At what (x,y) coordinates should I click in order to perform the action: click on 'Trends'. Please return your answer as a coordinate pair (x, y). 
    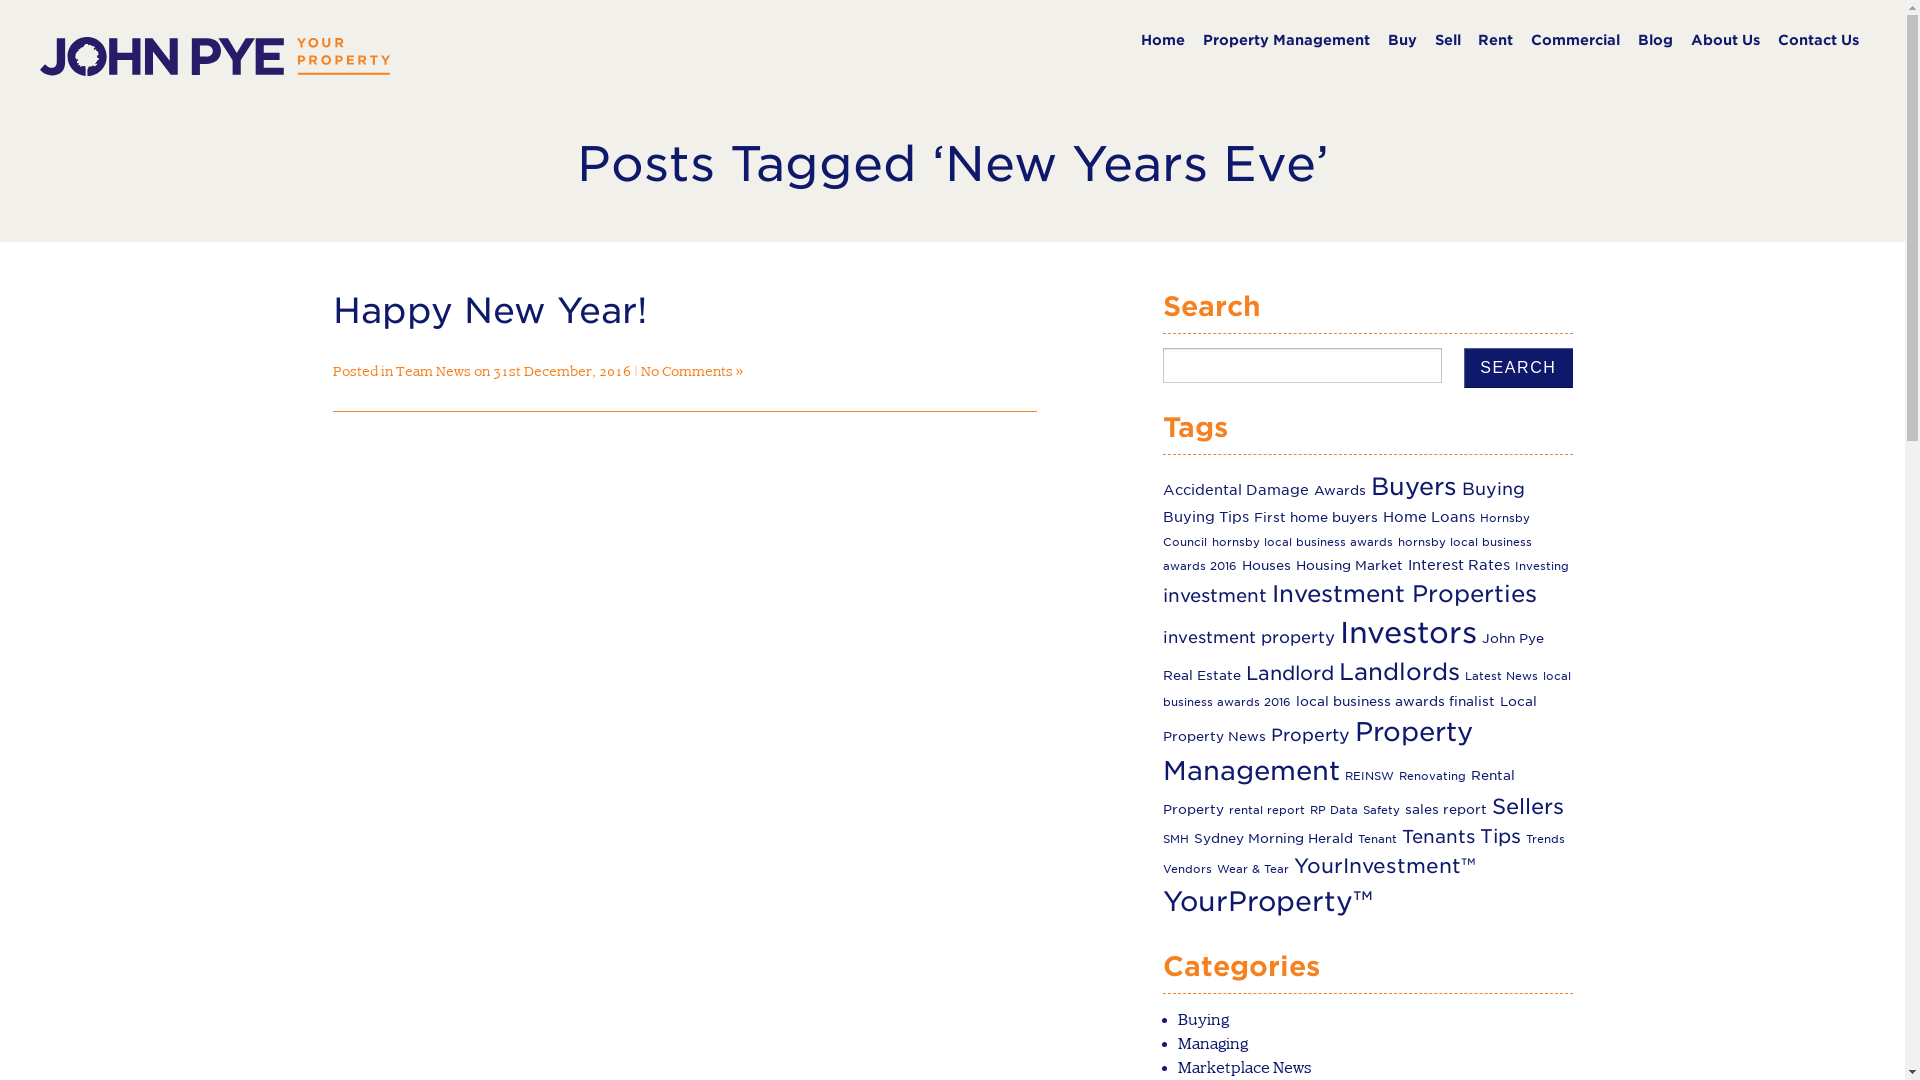
    Looking at the image, I should click on (1544, 839).